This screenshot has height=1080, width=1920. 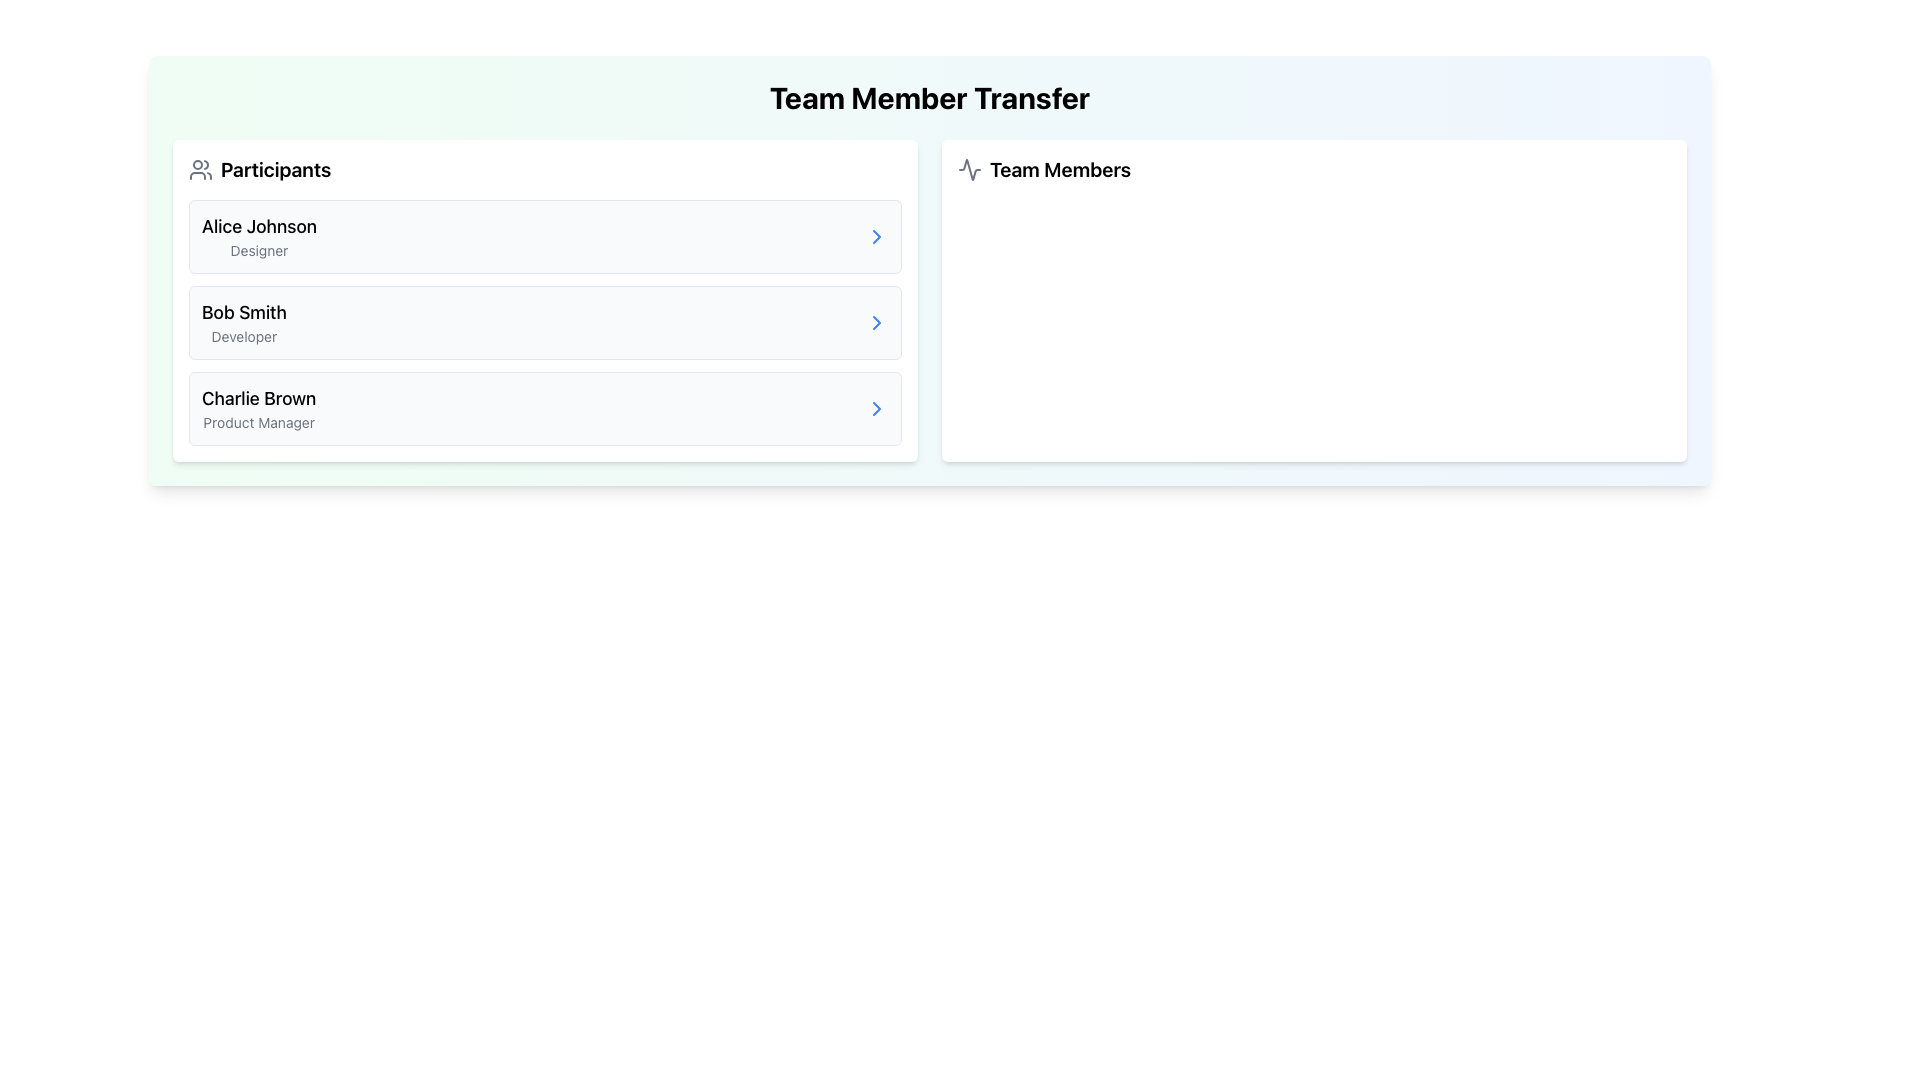 I want to click on the navigational icon located in the second row under the 'Participants' section, aligned to the far right next to the name and role labels for navigation, so click(x=877, y=322).